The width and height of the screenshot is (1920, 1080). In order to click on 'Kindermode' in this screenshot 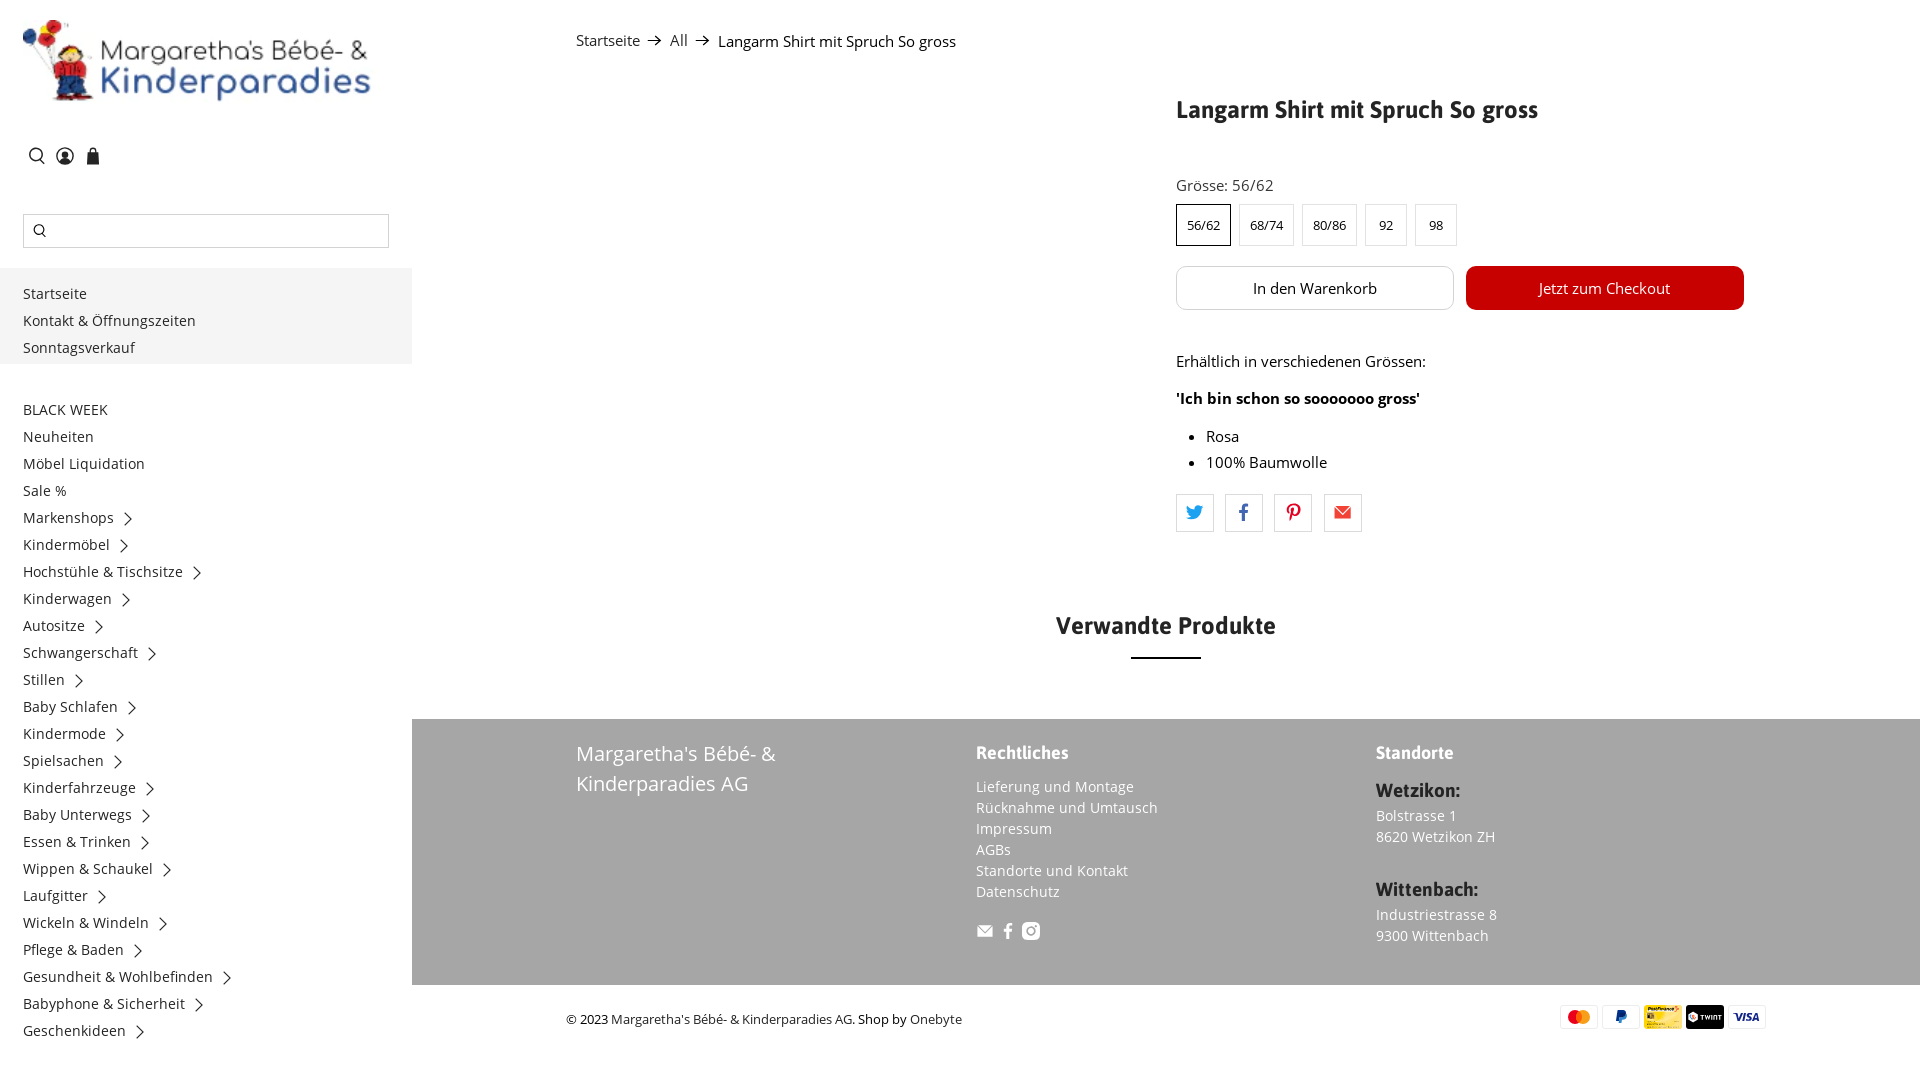, I will do `click(80, 736)`.